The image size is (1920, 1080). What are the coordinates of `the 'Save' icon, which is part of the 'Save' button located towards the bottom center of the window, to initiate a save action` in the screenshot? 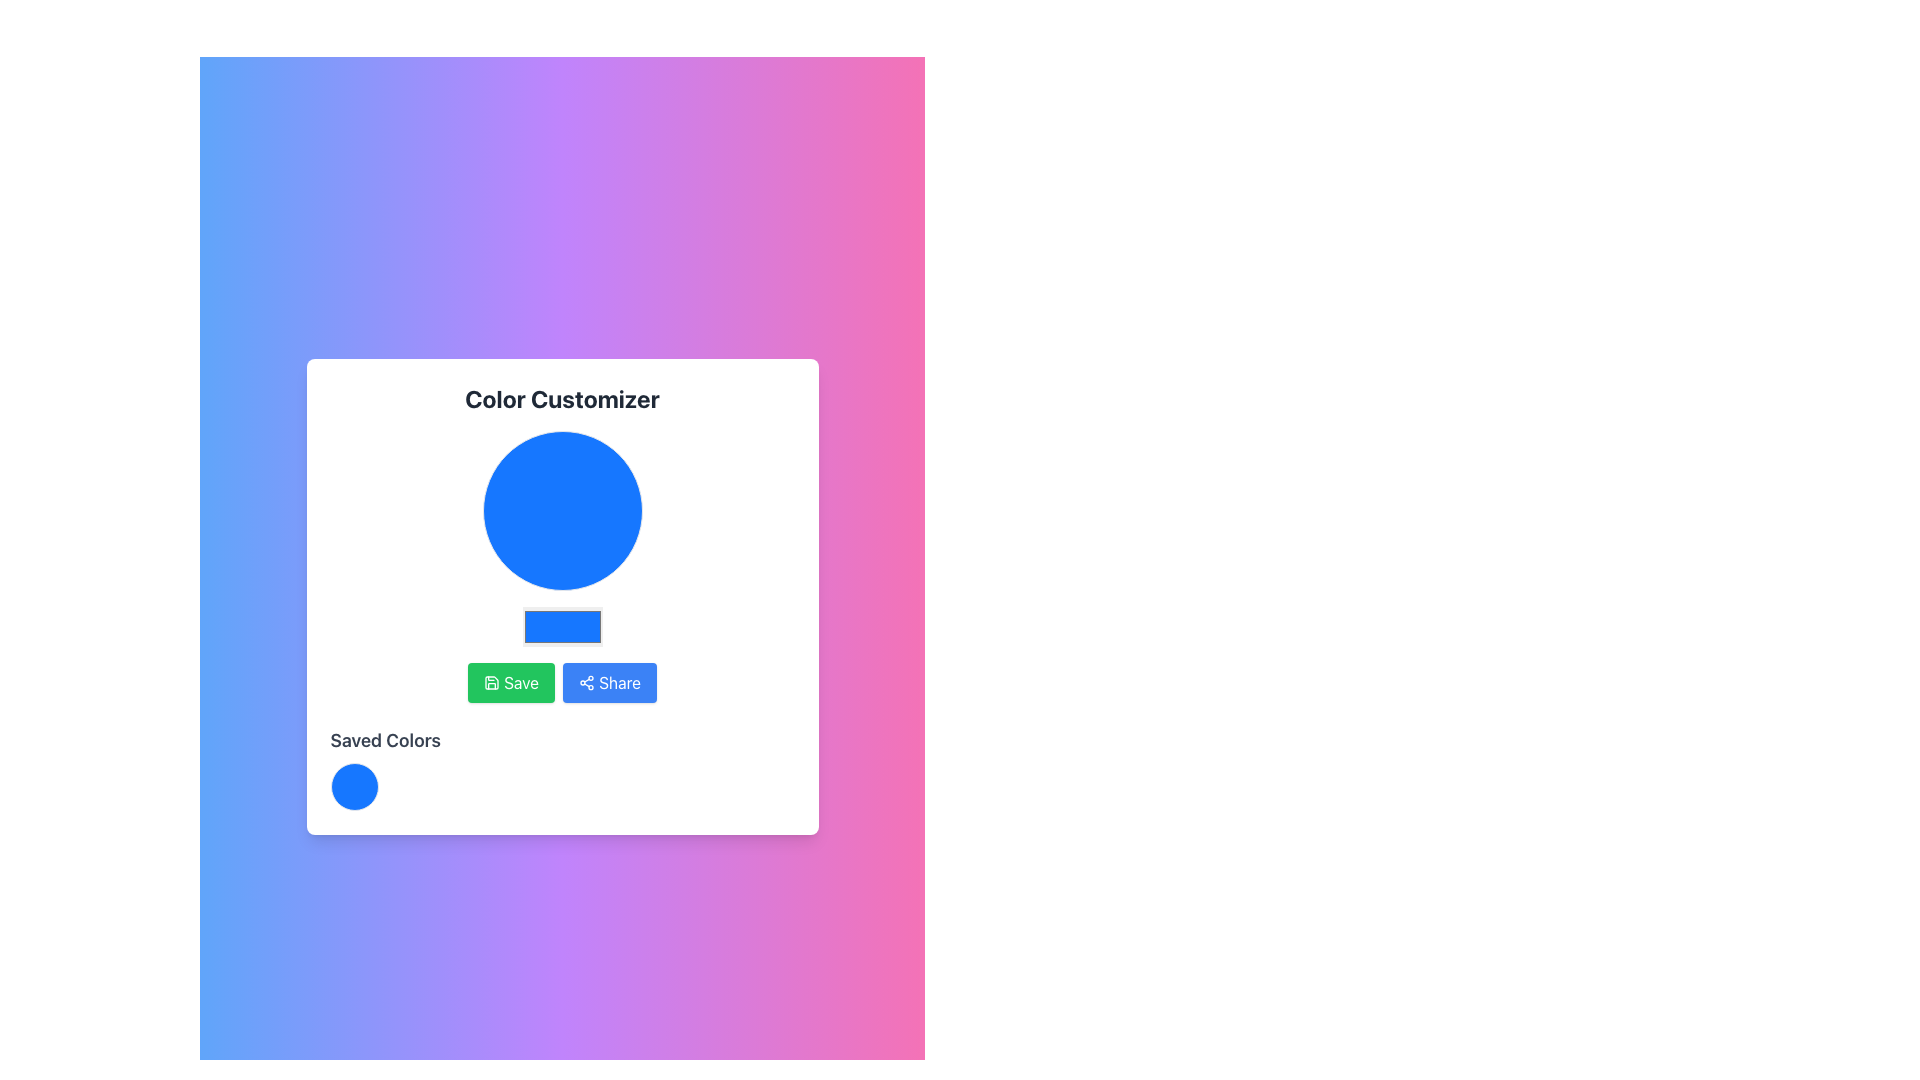 It's located at (492, 681).